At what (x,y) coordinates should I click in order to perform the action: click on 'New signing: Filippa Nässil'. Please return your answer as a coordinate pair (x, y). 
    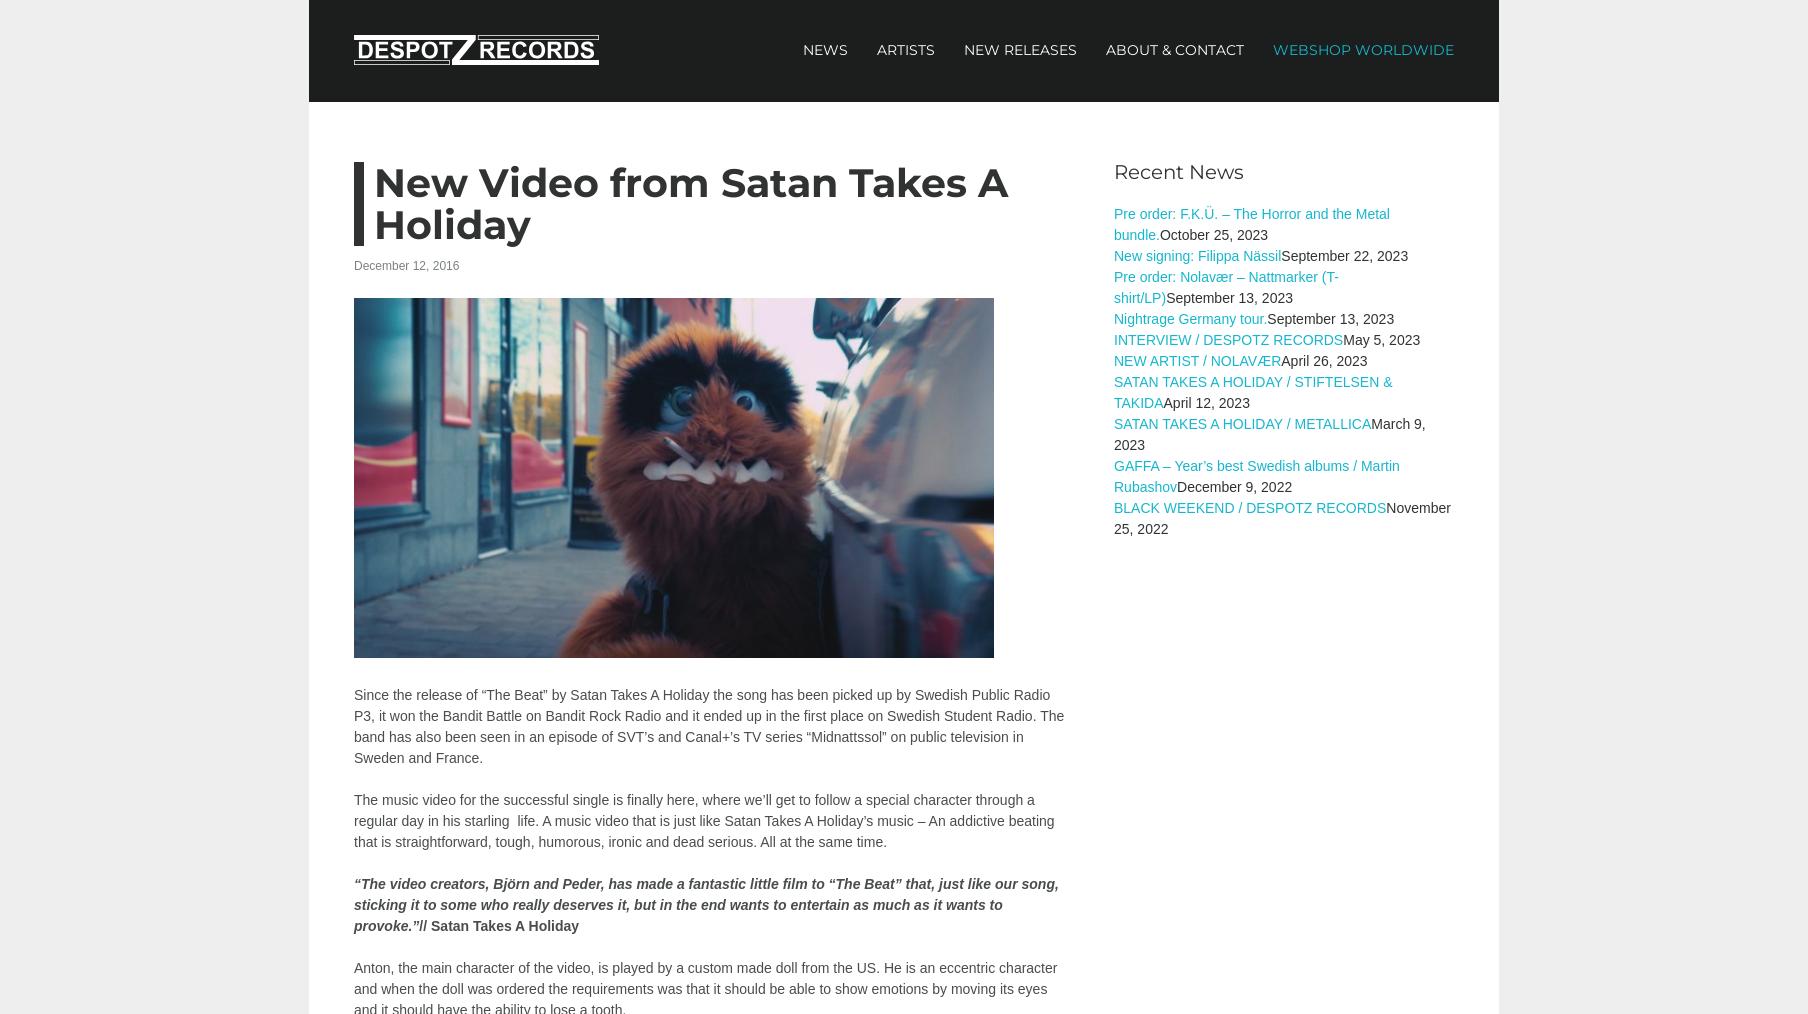
    Looking at the image, I should click on (1196, 256).